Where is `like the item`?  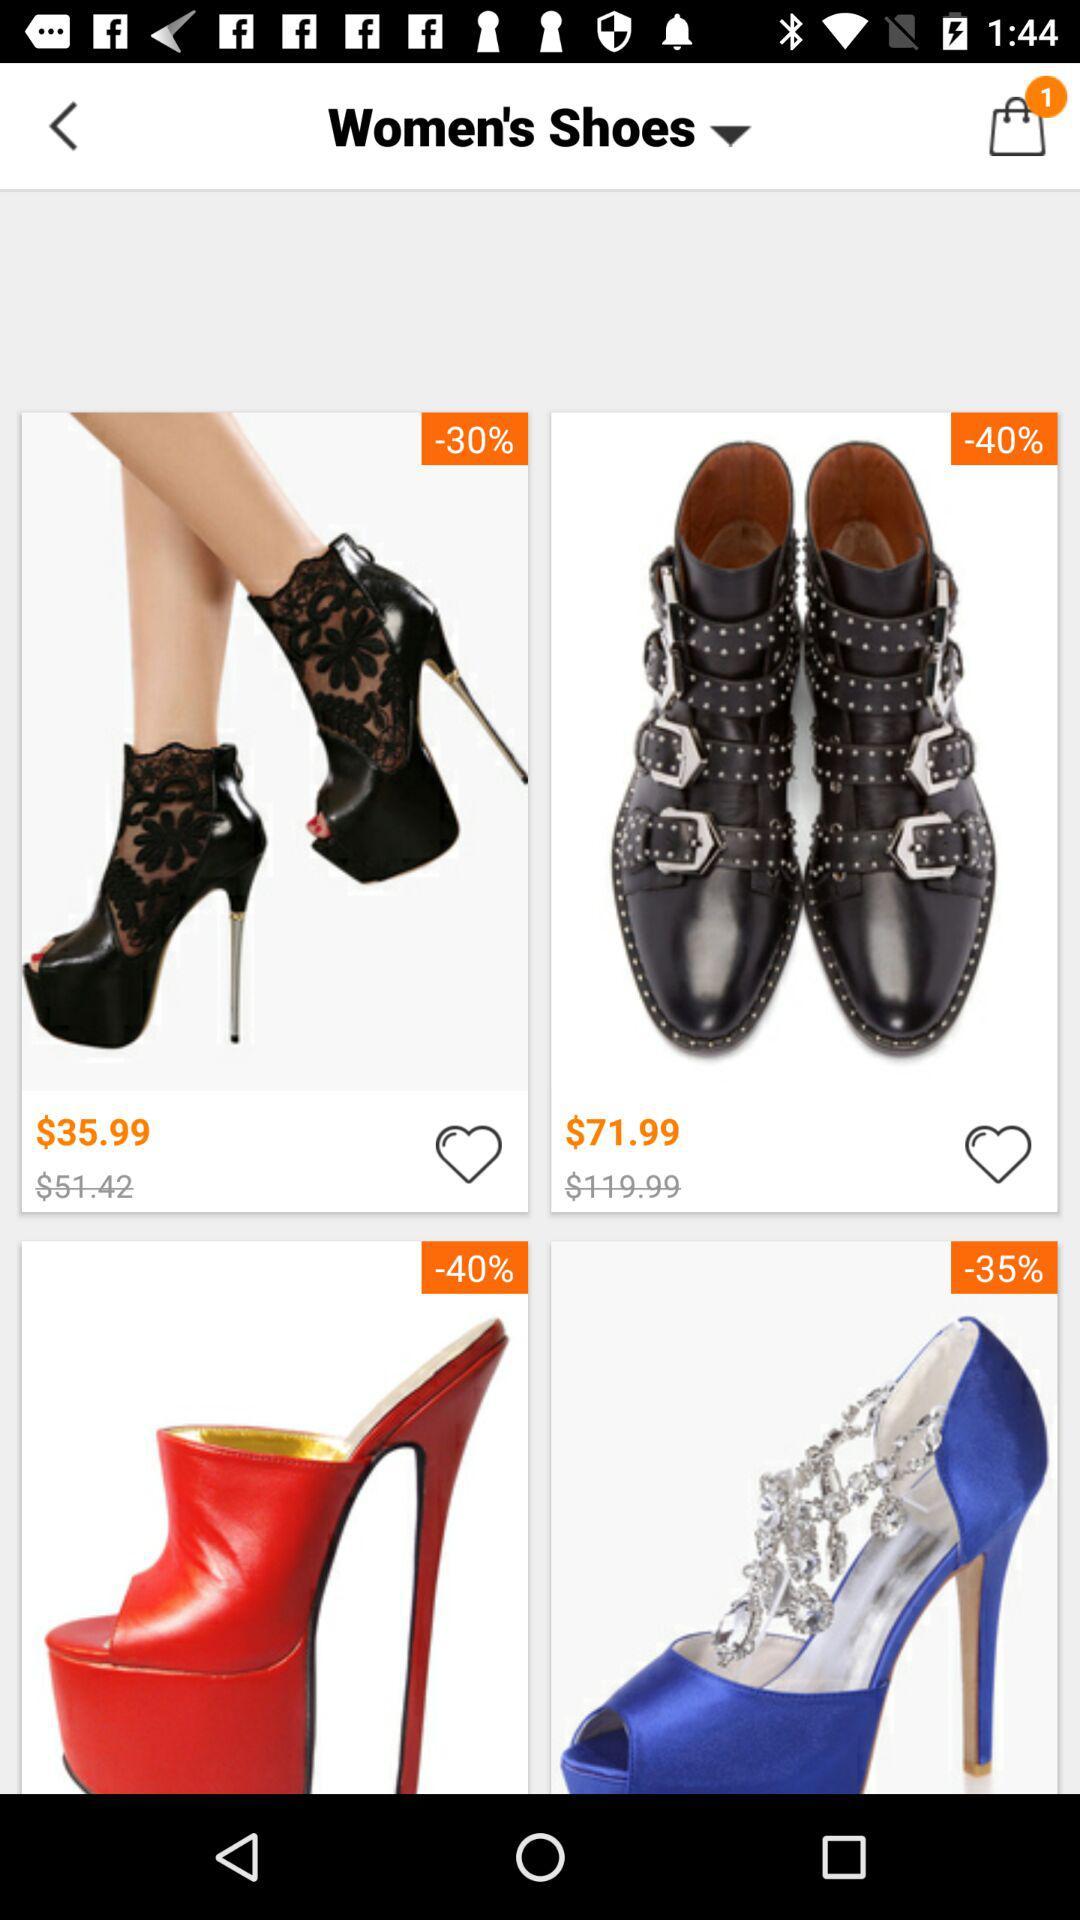
like the item is located at coordinates (998, 1152).